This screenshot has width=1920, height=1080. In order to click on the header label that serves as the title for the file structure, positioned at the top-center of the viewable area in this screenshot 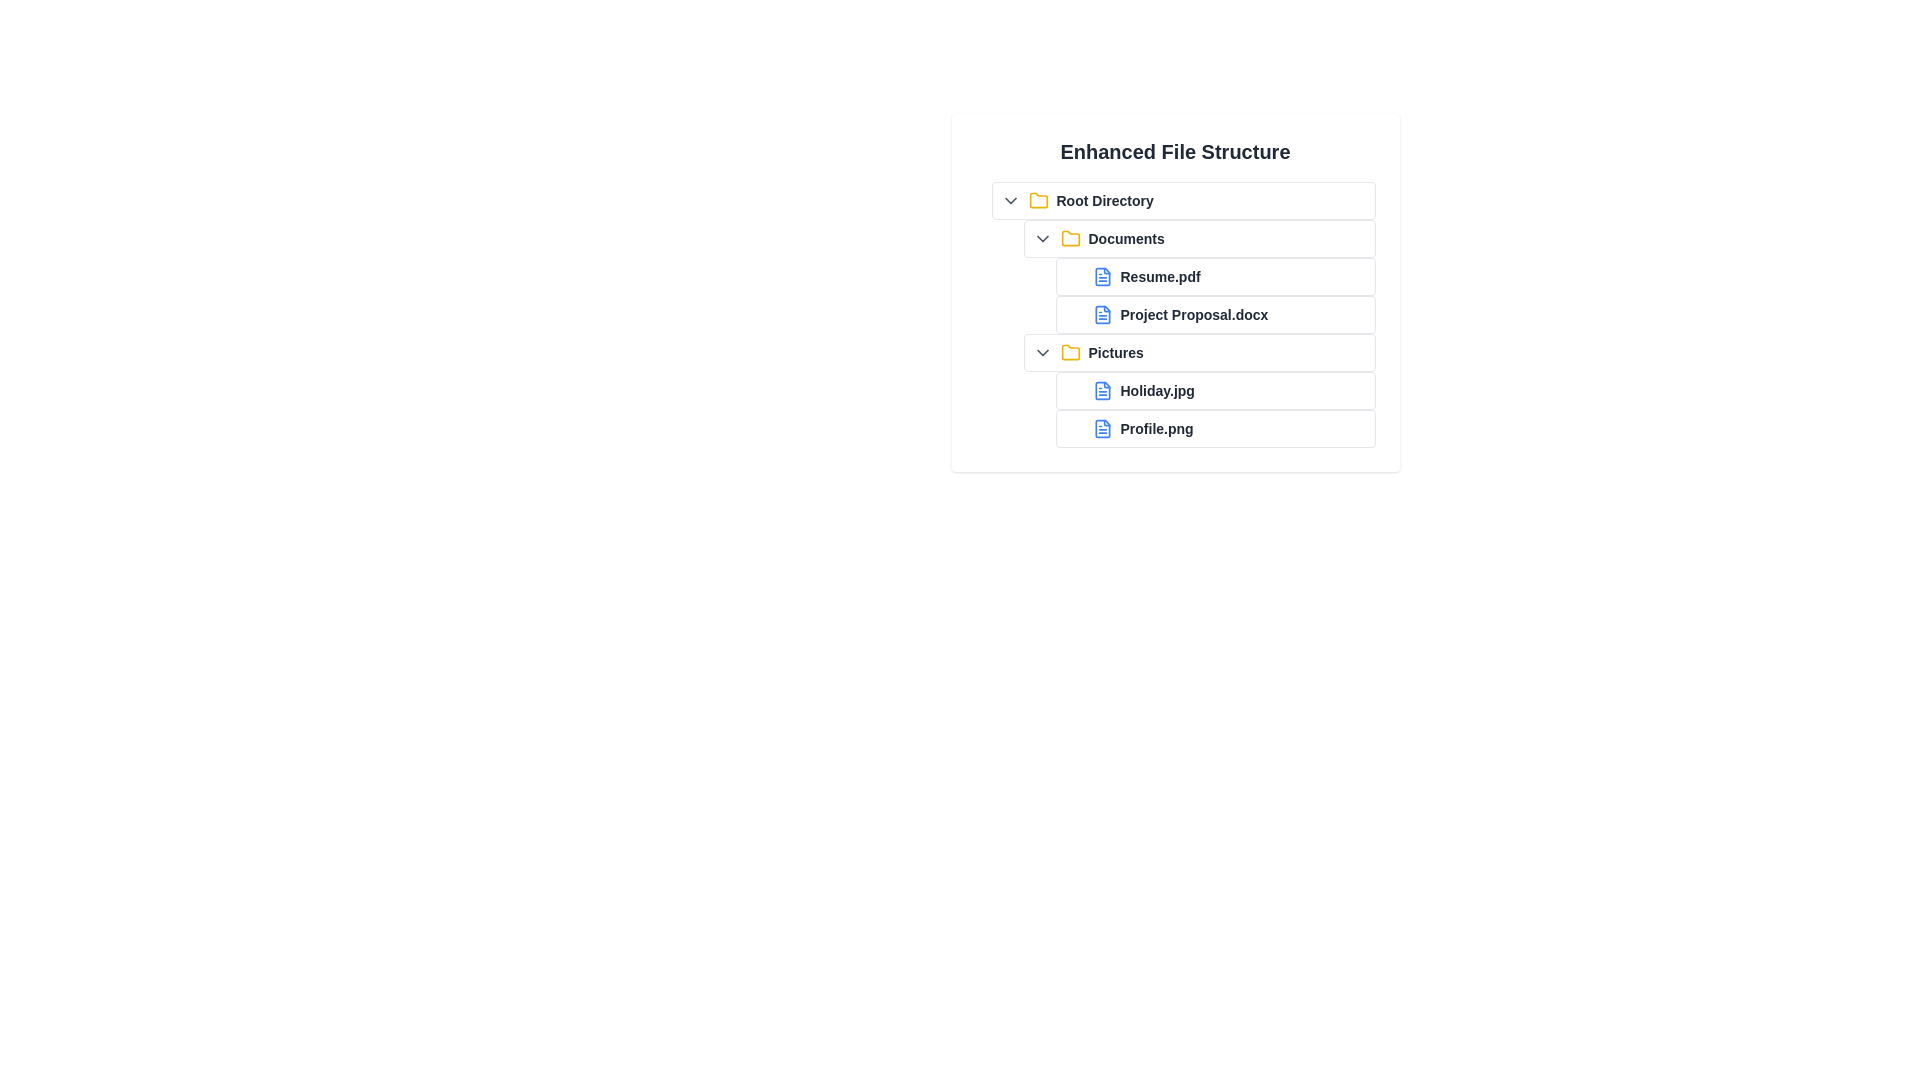, I will do `click(1175, 150)`.